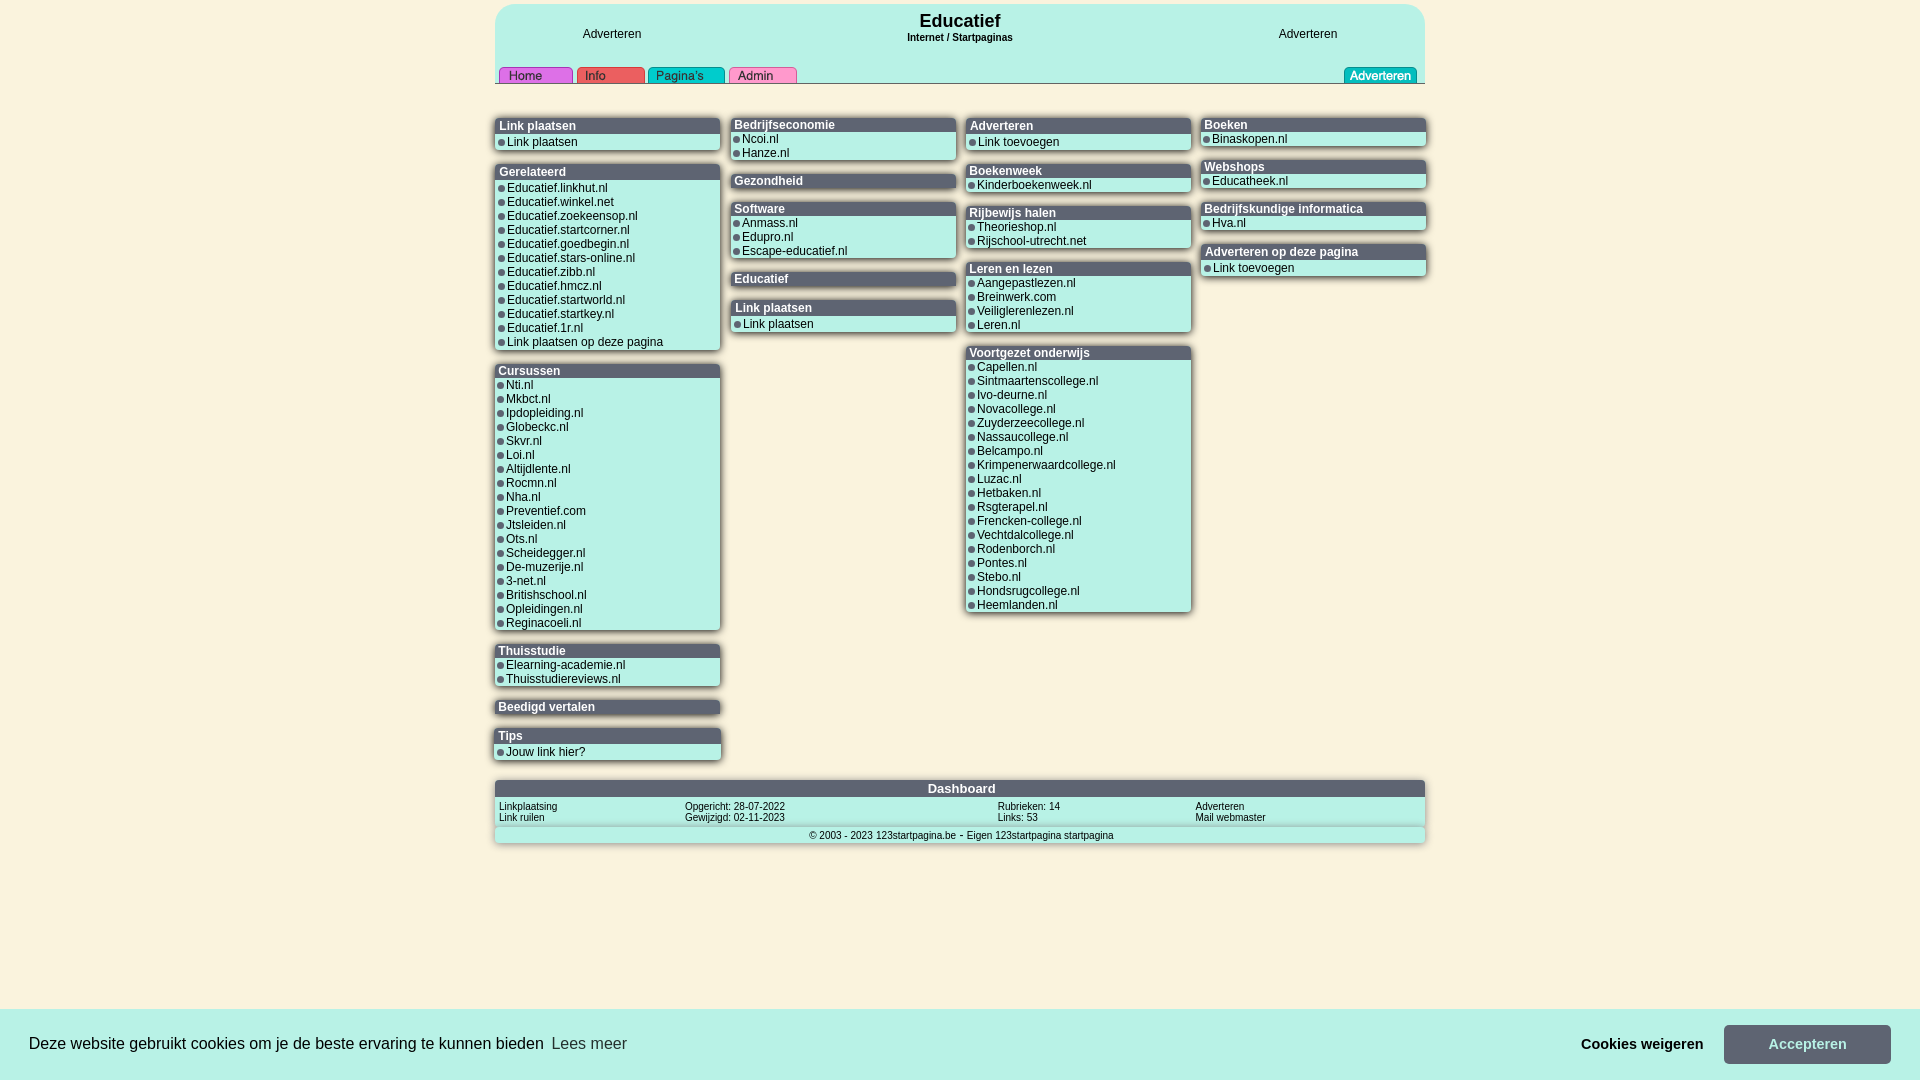 The width and height of the screenshot is (1920, 1080). What do you see at coordinates (505, 552) in the screenshot?
I see `'Scheidegger.nl'` at bounding box center [505, 552].